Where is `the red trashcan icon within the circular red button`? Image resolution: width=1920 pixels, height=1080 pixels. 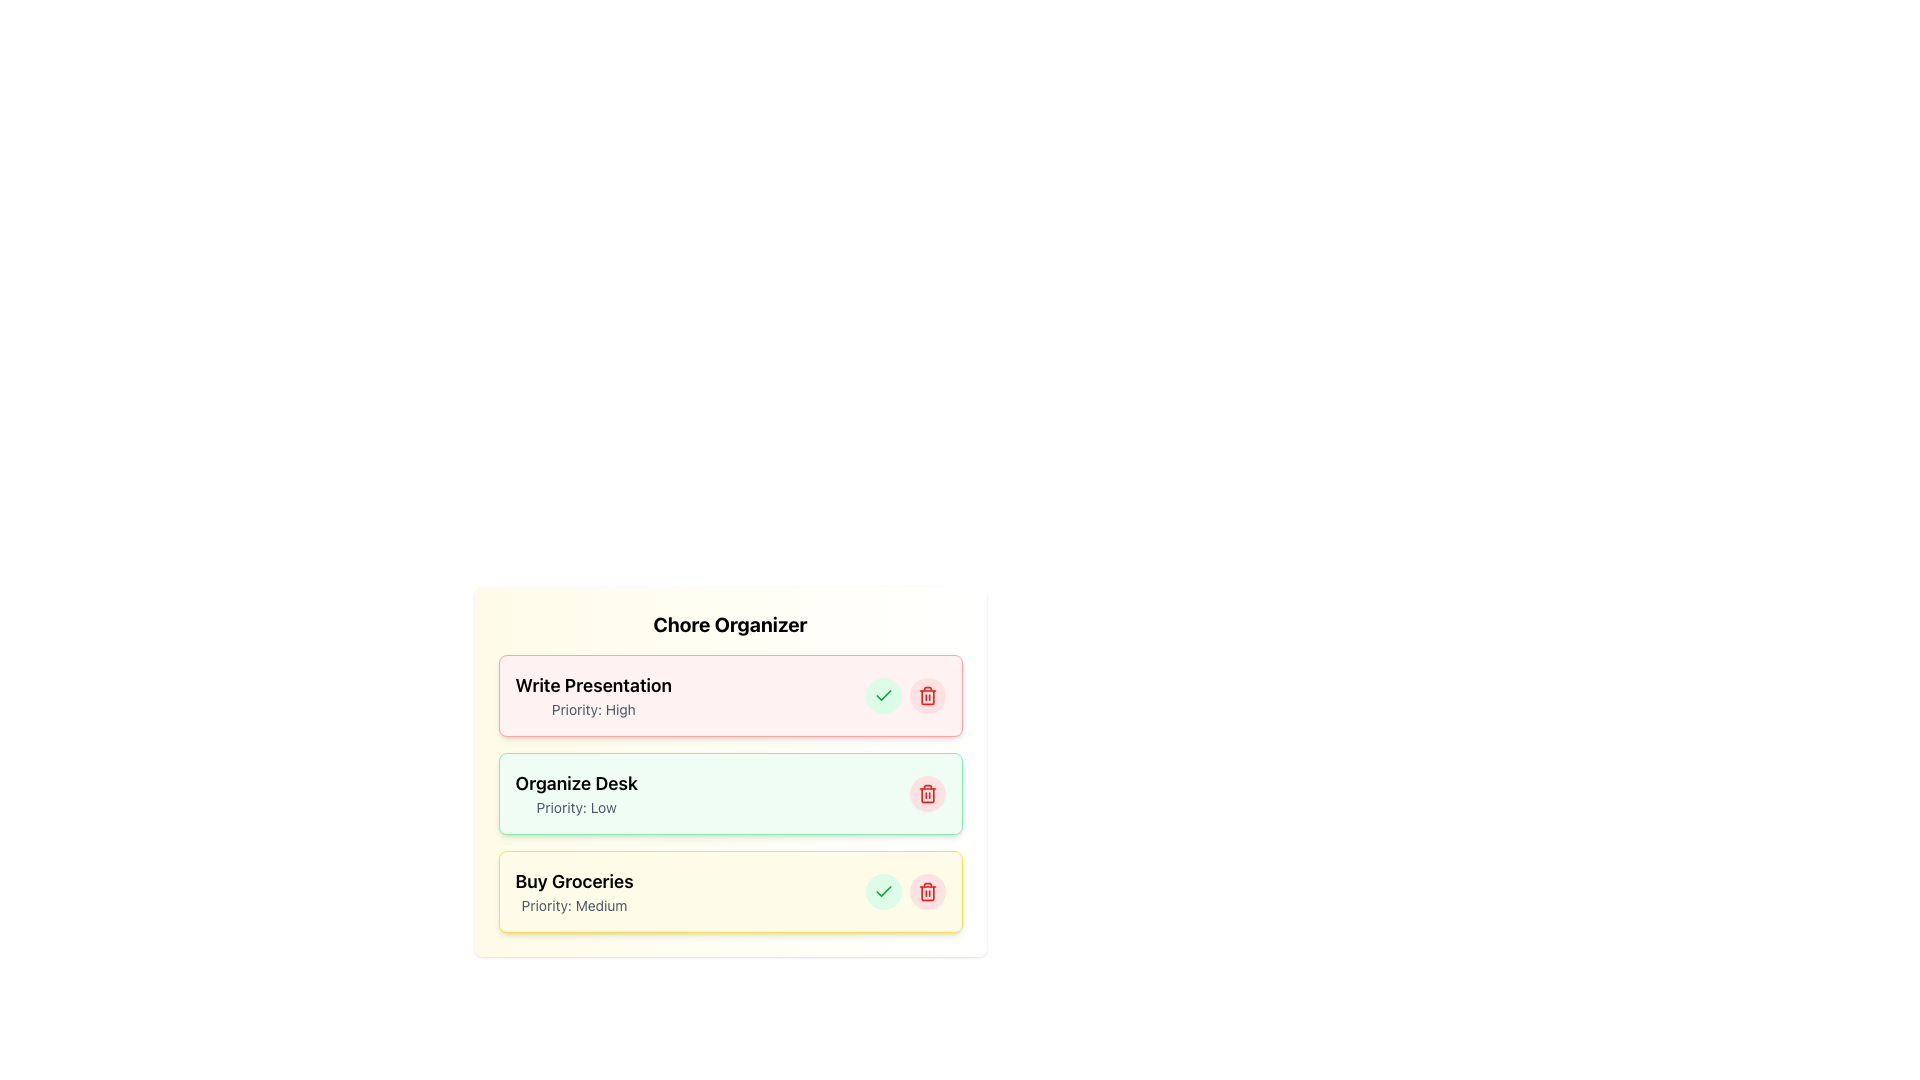 the red trashcan icon within the circular red button is located at coordinates (926, 890).